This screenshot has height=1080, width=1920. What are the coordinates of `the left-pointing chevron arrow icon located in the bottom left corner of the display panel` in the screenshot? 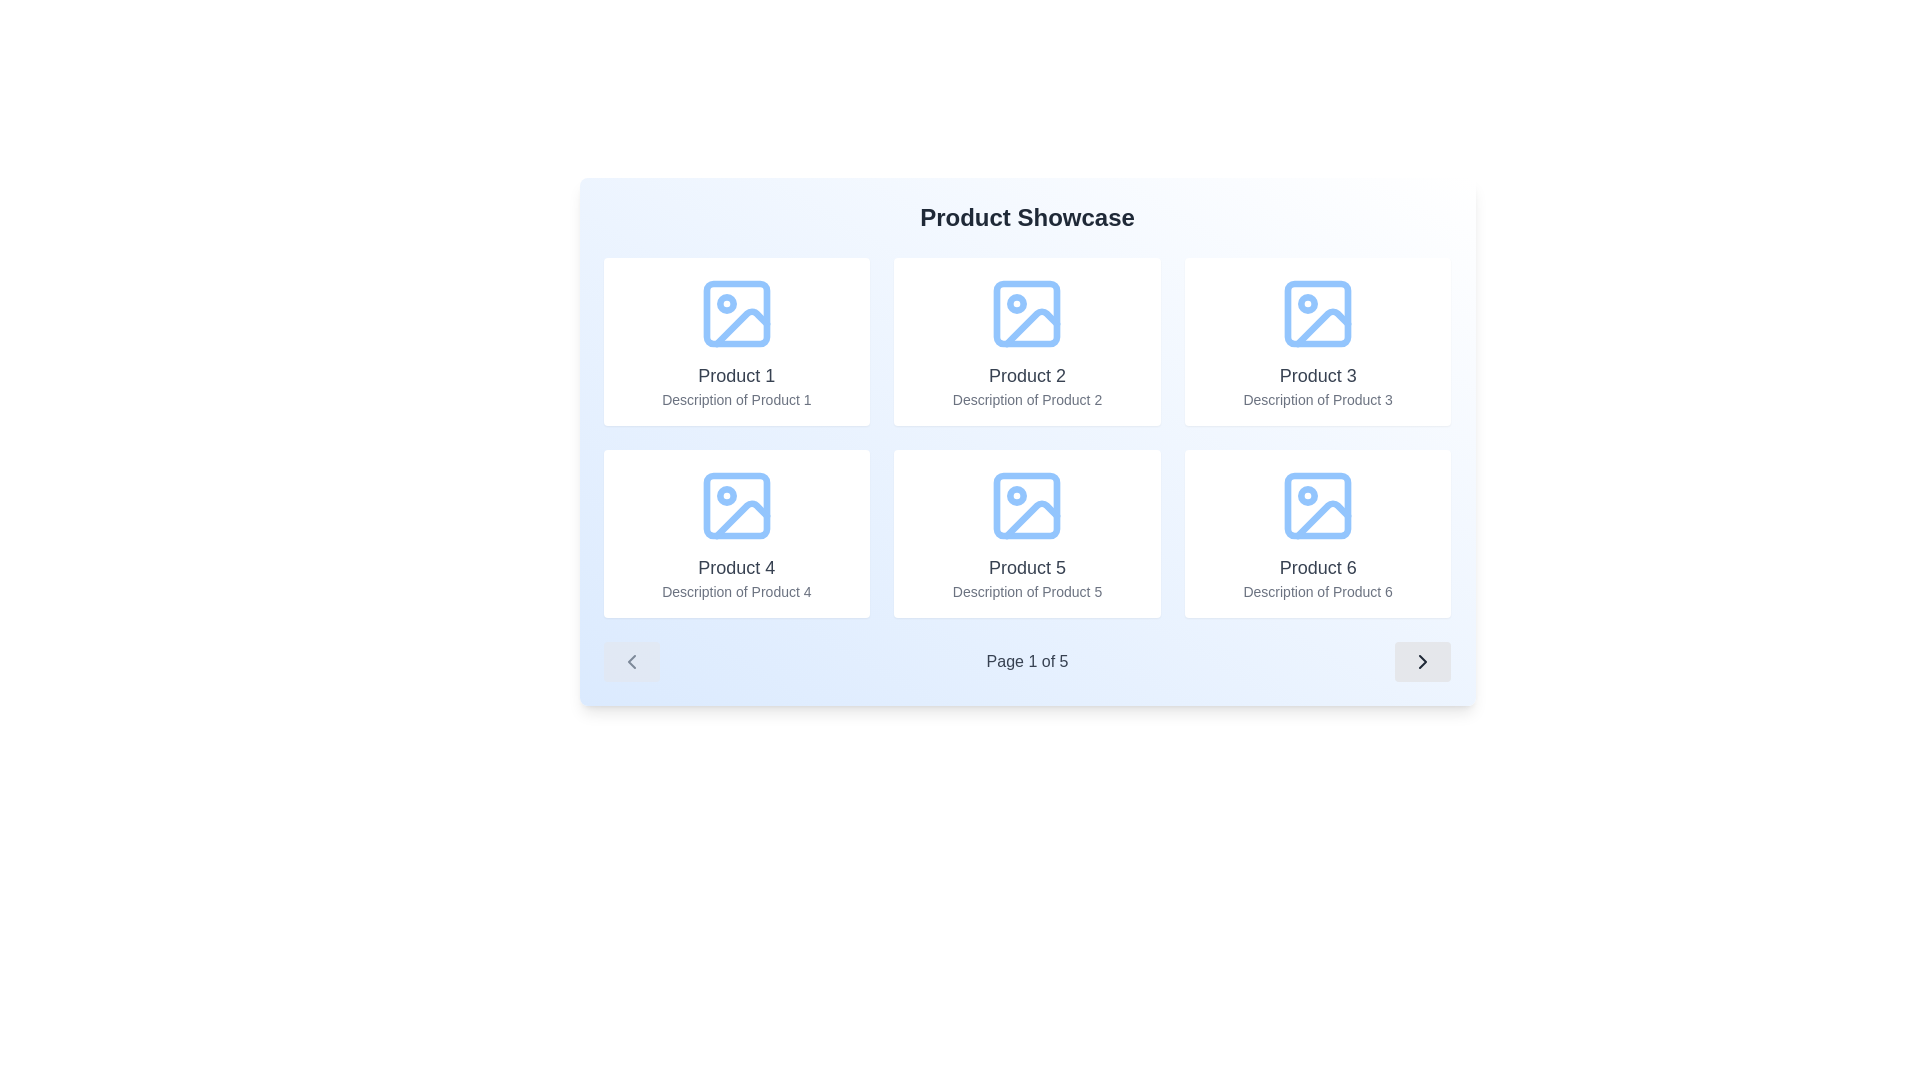 It's located at (630, 662).